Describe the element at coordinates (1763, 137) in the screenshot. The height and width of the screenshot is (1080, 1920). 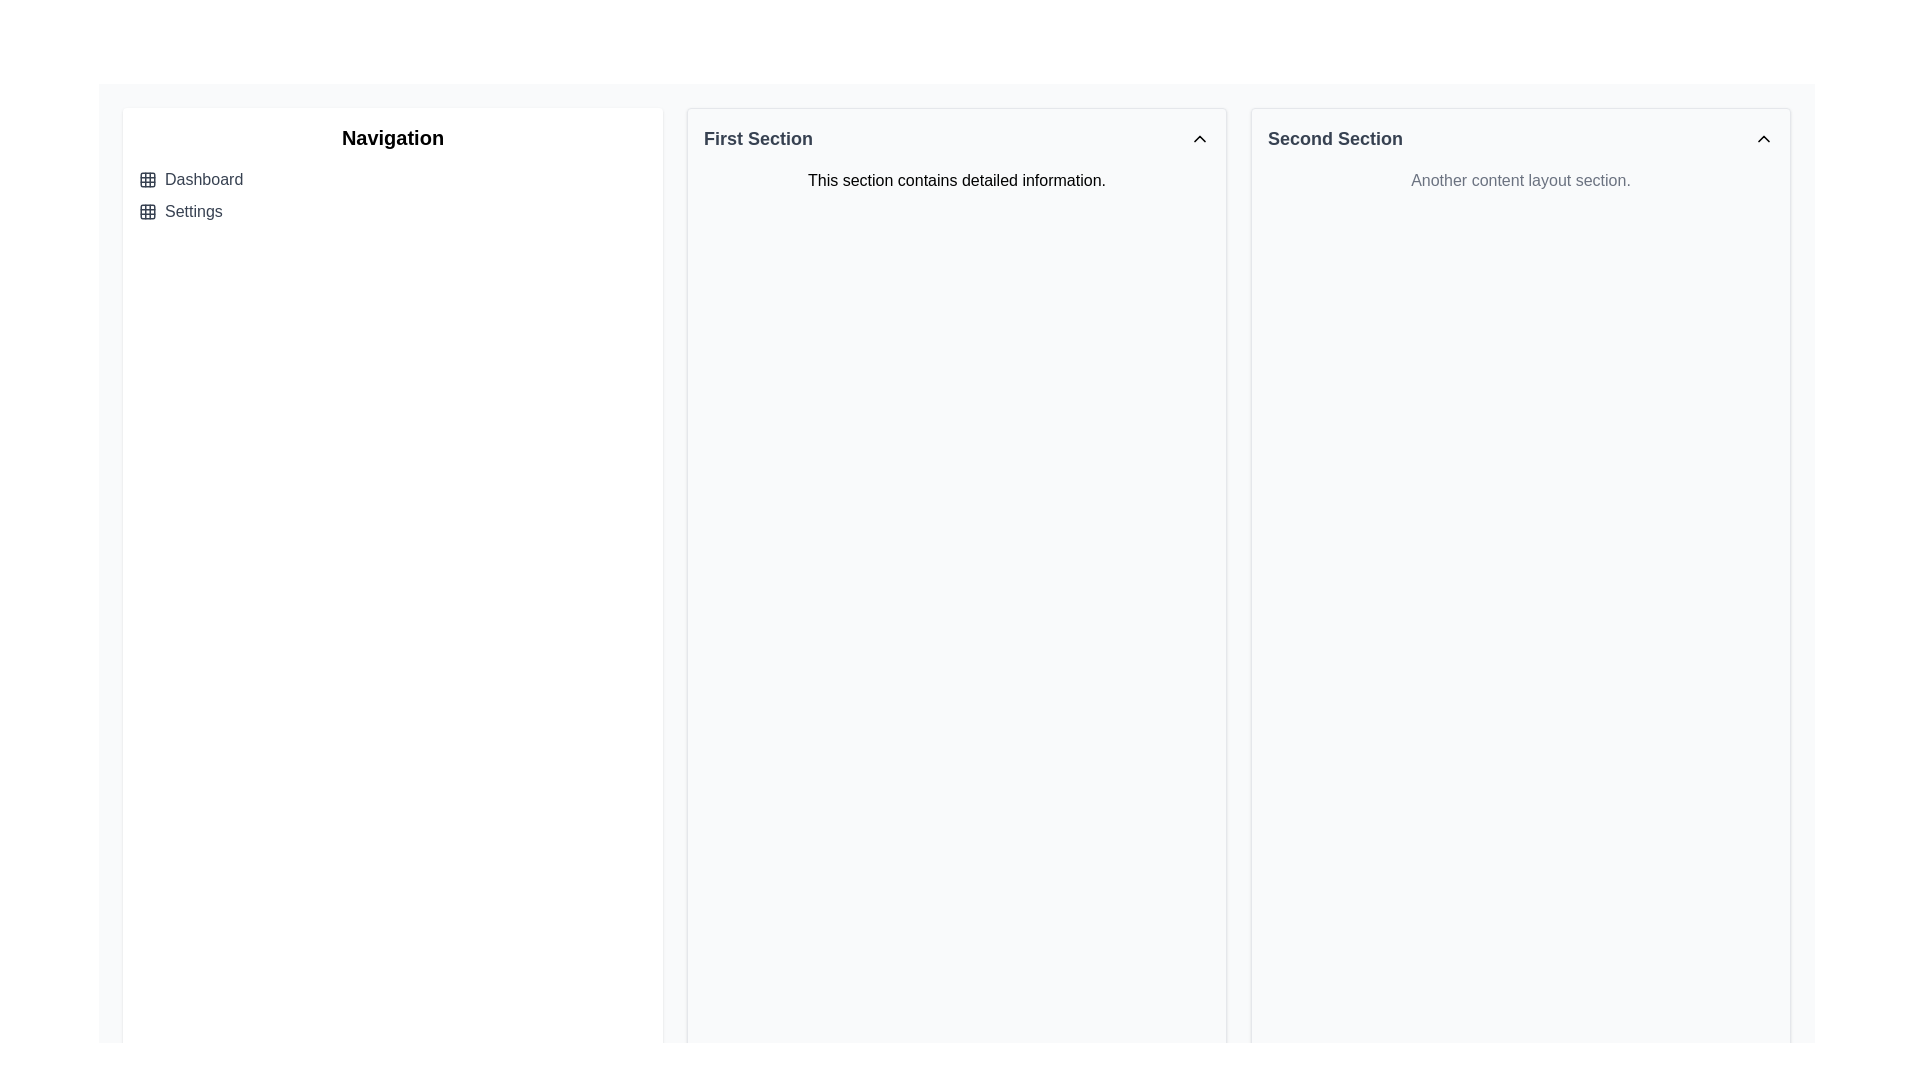
I see `the chevron-up button located at the far right of the header area of the 'Second Section'` at that location.